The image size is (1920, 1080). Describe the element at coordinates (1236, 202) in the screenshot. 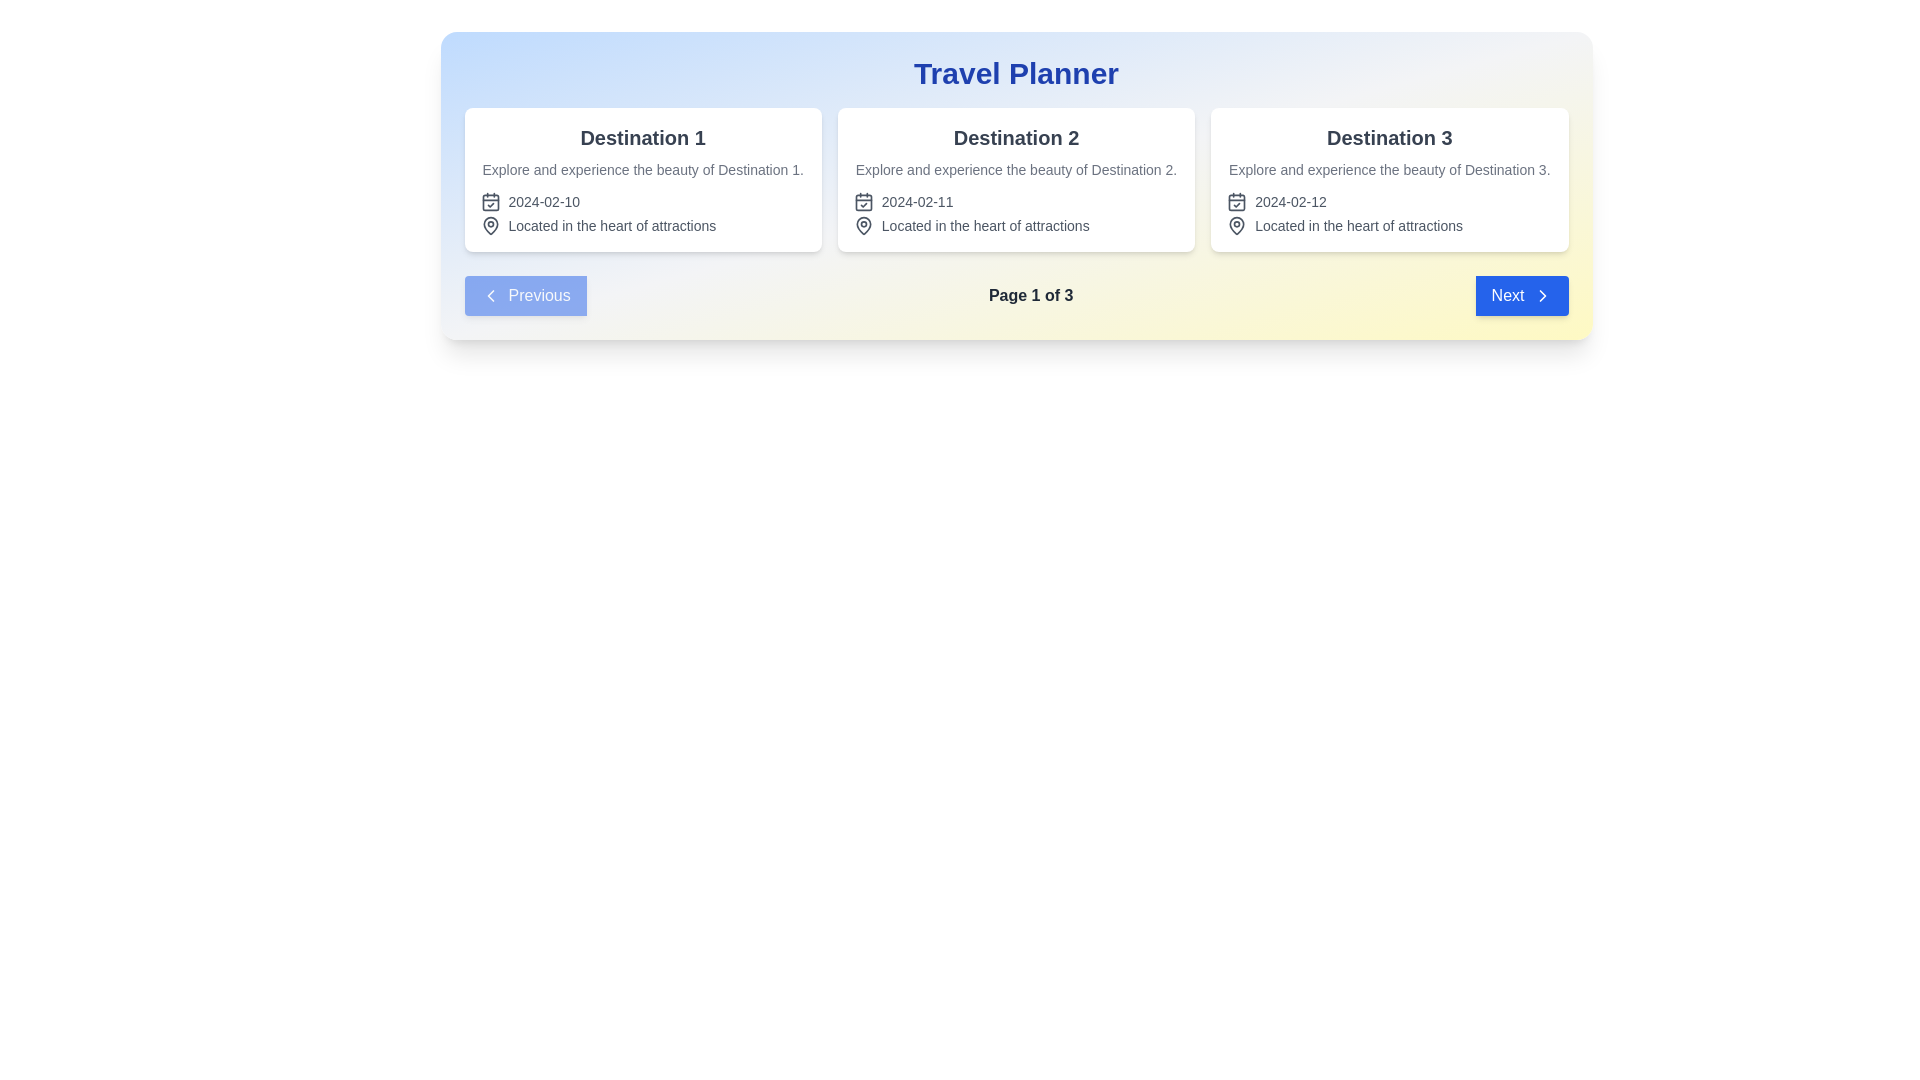

I see `the calendar-check icon located to the left of the 'Destination 3' section's header, which represents date-related information for '2024-02-12'` at that location.